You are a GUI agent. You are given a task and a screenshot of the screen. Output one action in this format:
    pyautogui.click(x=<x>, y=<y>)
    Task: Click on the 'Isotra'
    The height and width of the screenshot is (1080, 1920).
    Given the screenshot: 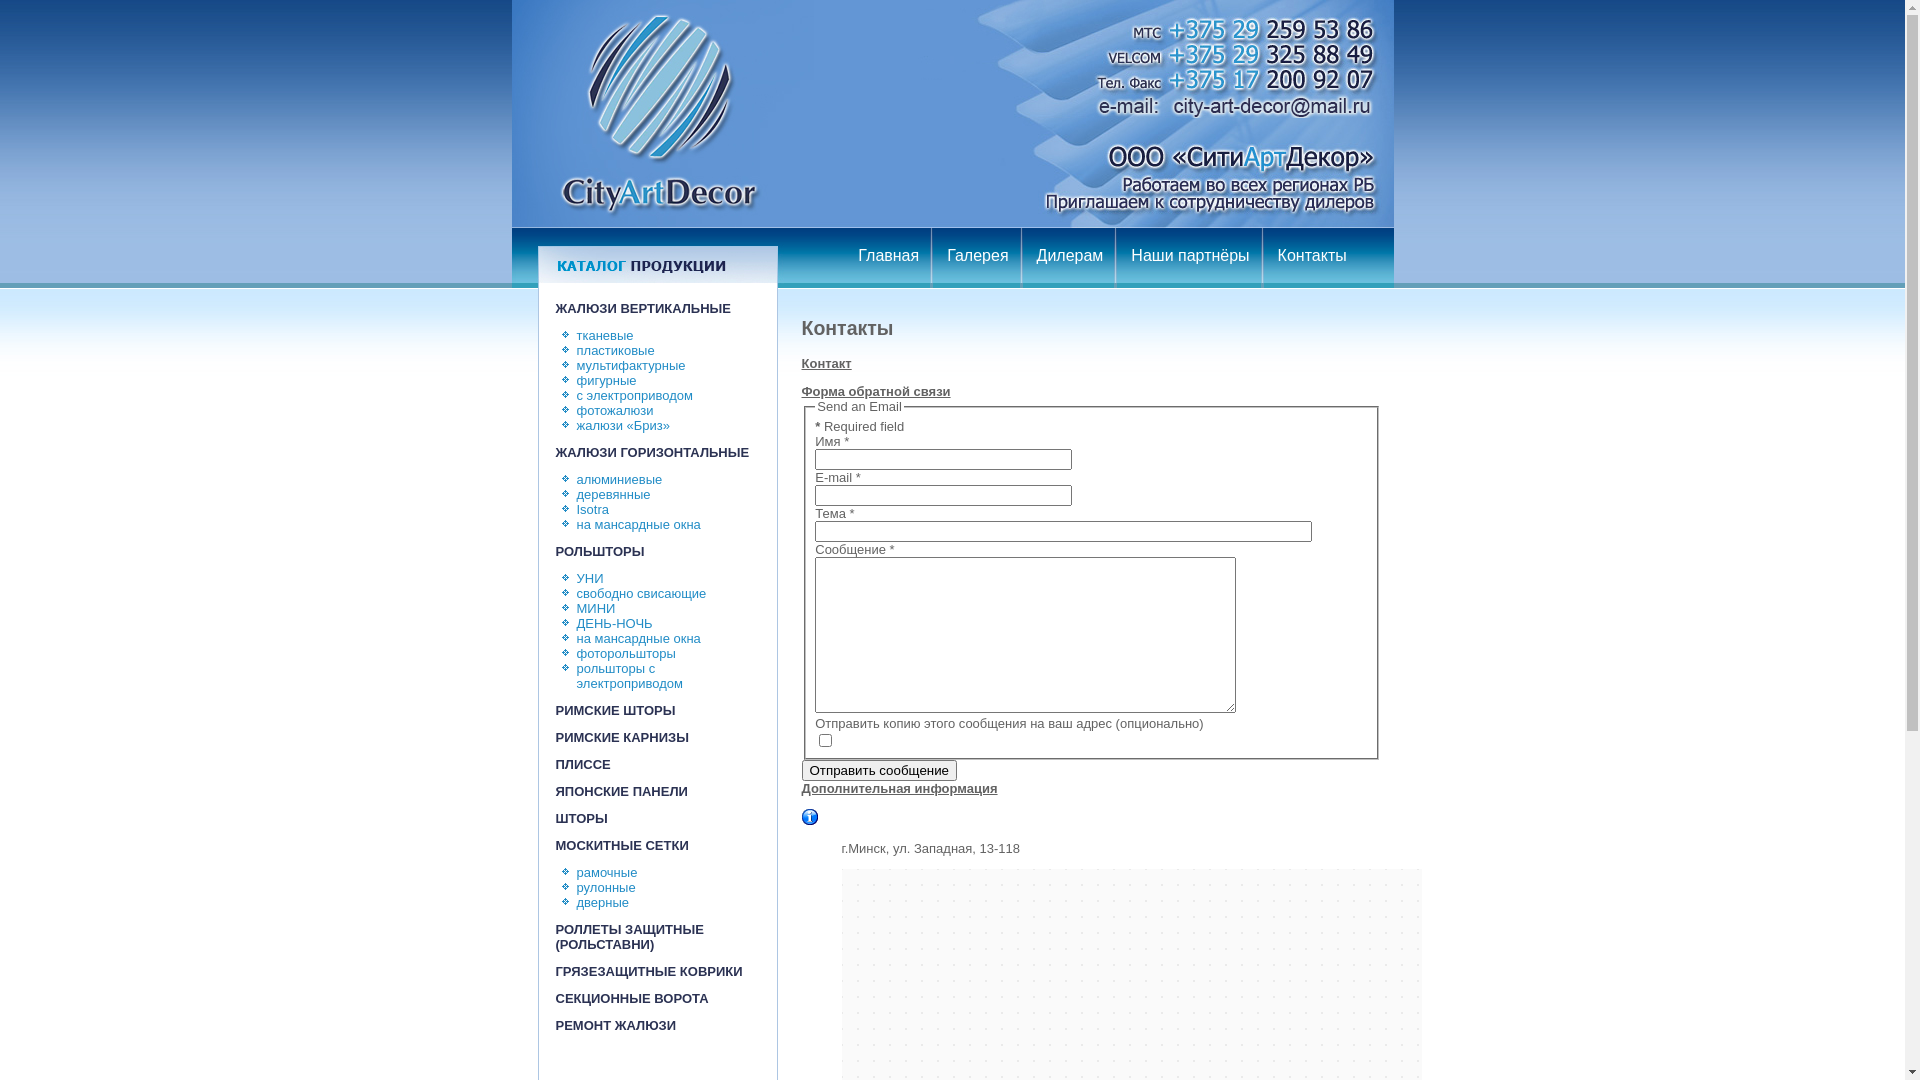 What is the action you would take?
    pyautogui.click(x=591, y=508)
    